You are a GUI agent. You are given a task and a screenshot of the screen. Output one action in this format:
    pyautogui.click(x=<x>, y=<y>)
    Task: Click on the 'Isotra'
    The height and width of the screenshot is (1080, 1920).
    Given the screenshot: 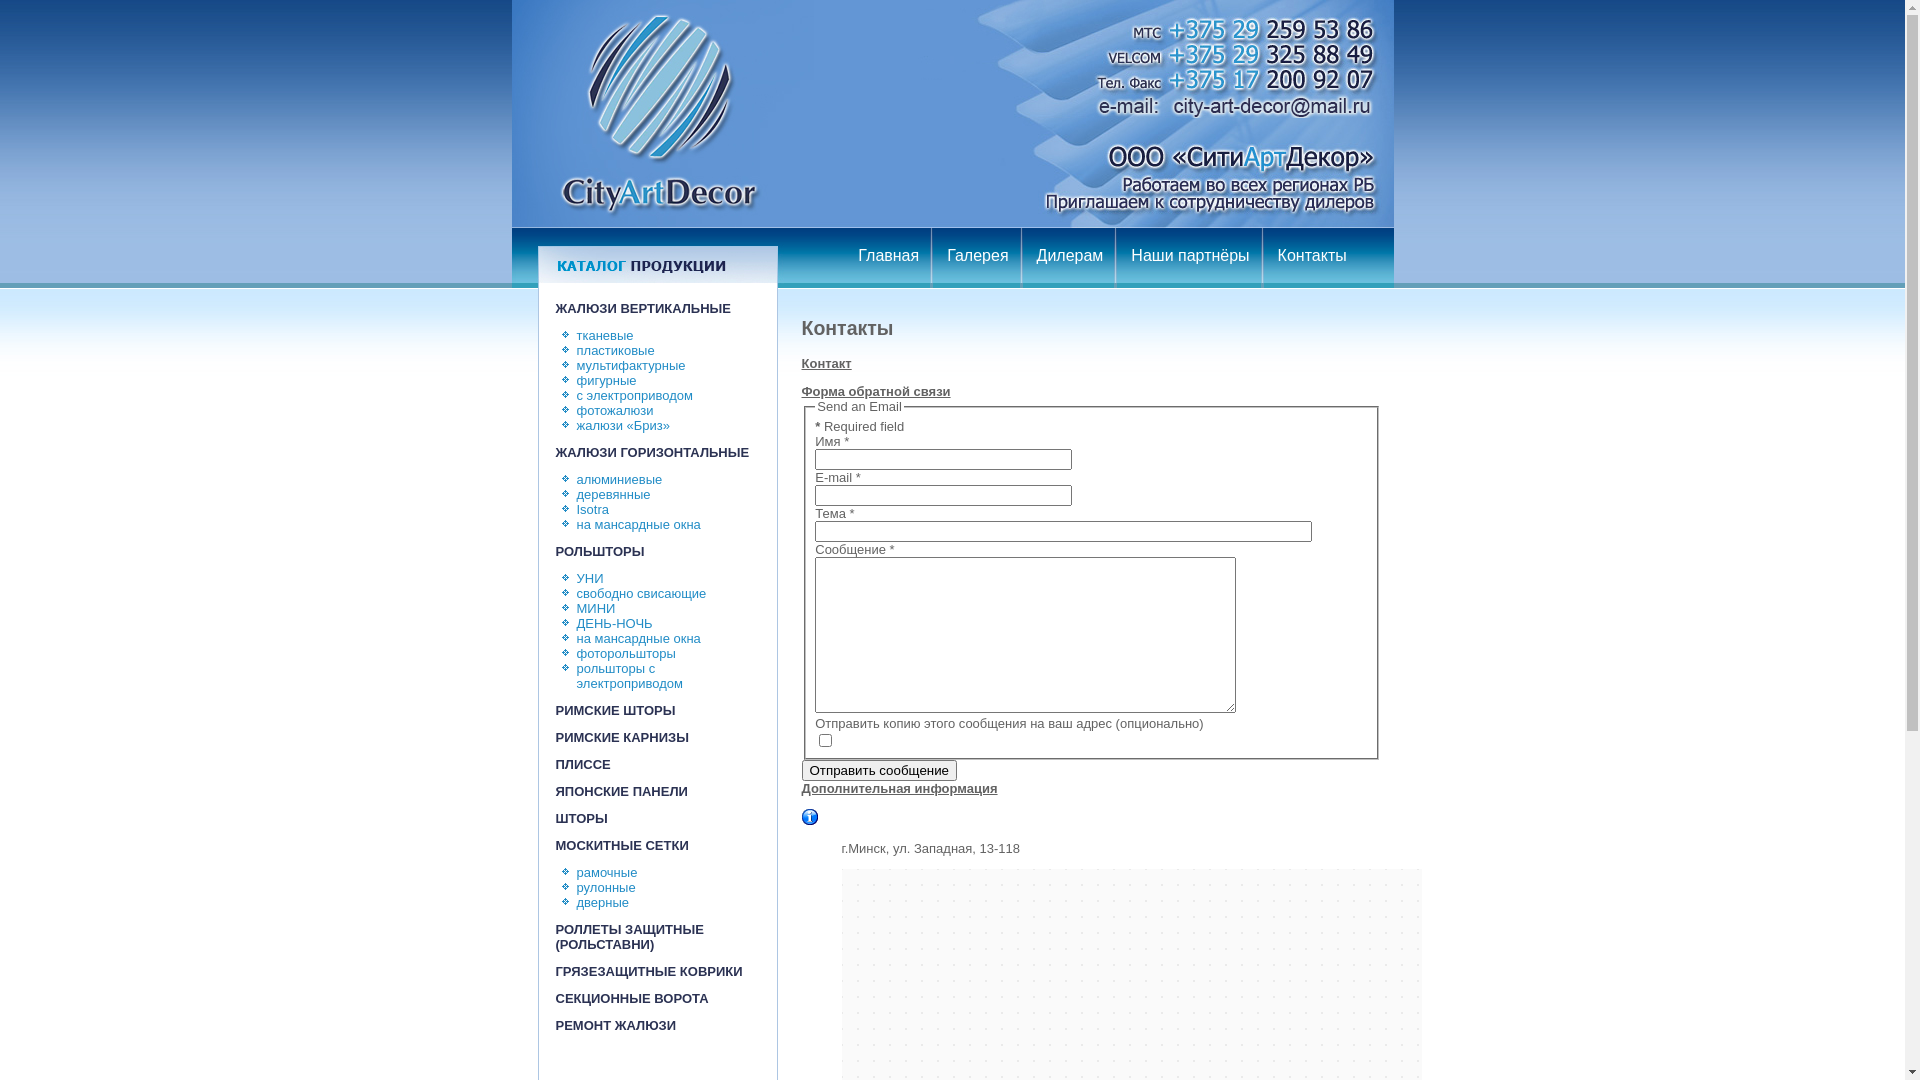 What is the action you would take?
    pyautogui.click(x=591, y=508)
    